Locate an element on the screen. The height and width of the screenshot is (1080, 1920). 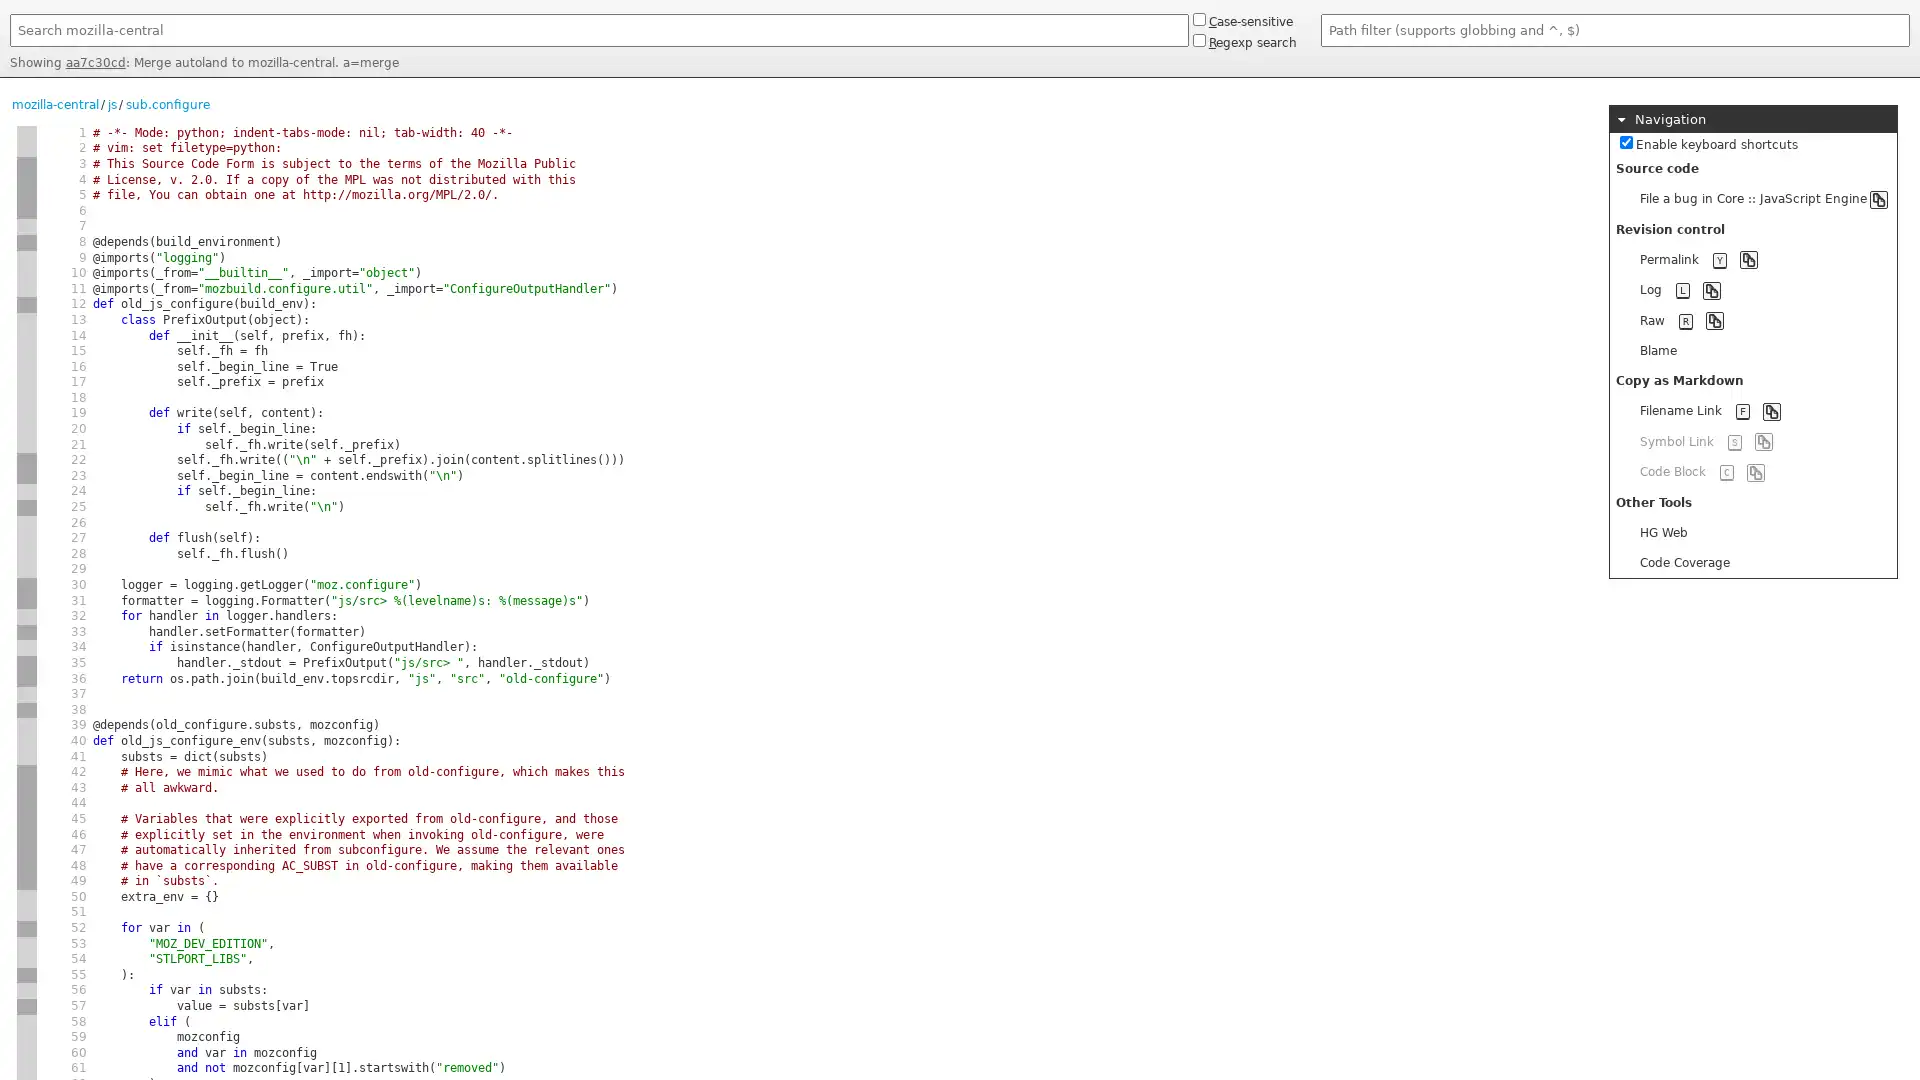
new hash 6 is located at coordinates (27, 522).